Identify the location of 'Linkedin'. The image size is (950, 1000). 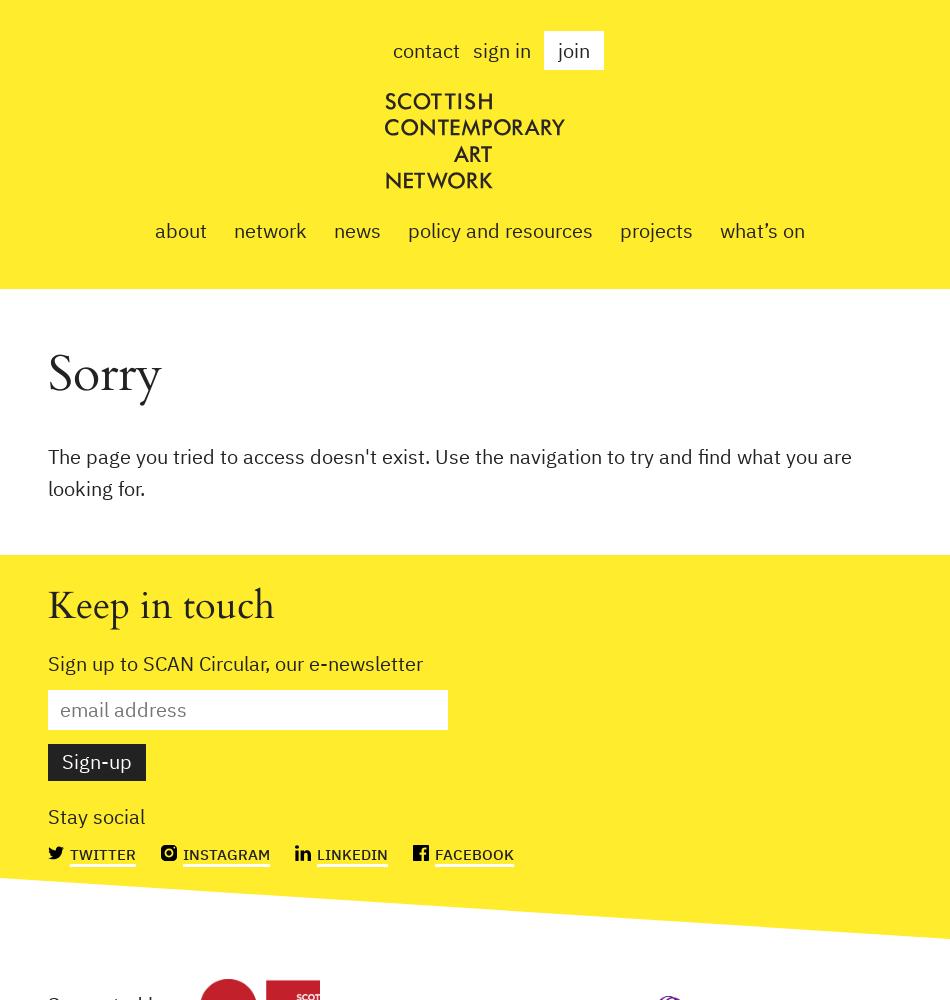
(350, 853).